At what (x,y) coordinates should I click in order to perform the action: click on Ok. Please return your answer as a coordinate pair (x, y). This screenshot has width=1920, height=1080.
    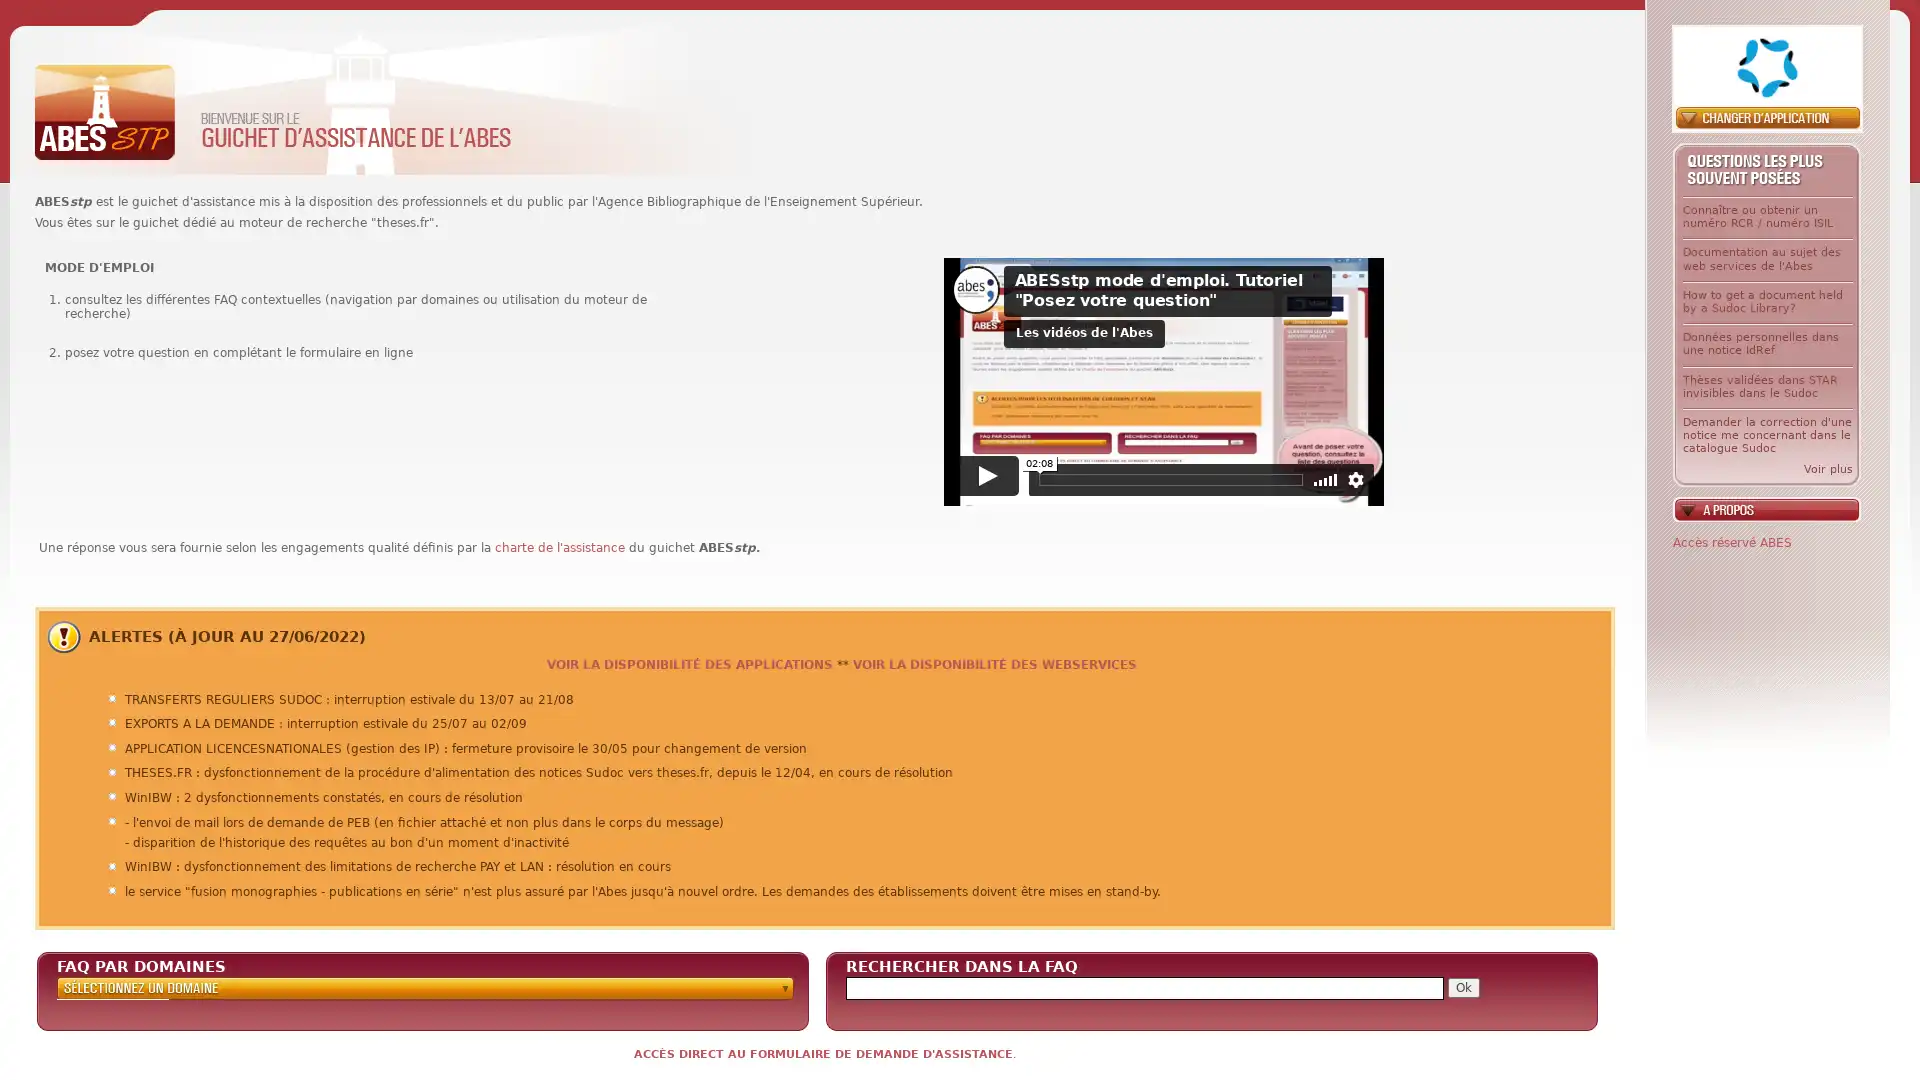
    Looking at the image, I should click on (1463, 986).